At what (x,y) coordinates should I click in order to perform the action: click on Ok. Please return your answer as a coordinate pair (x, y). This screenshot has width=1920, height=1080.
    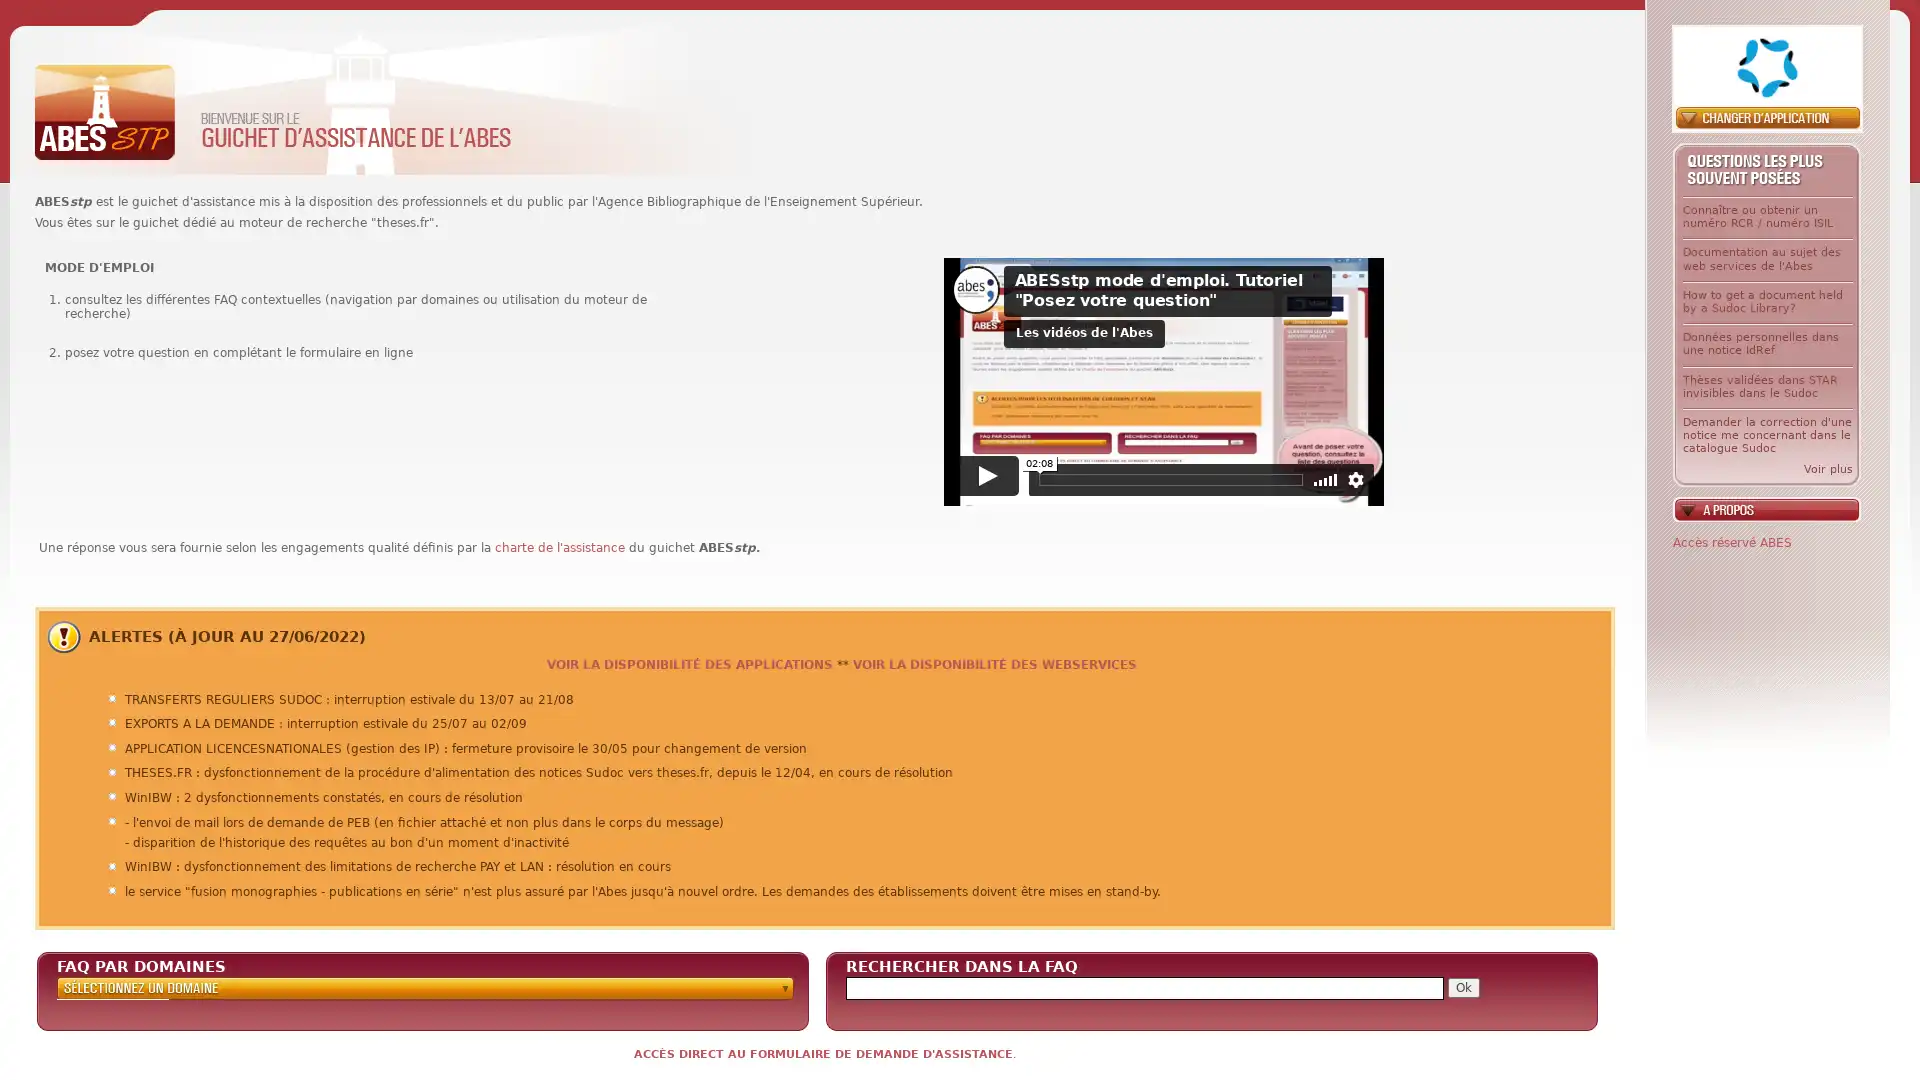
    Looking at the image, I should click on (1463, 986).